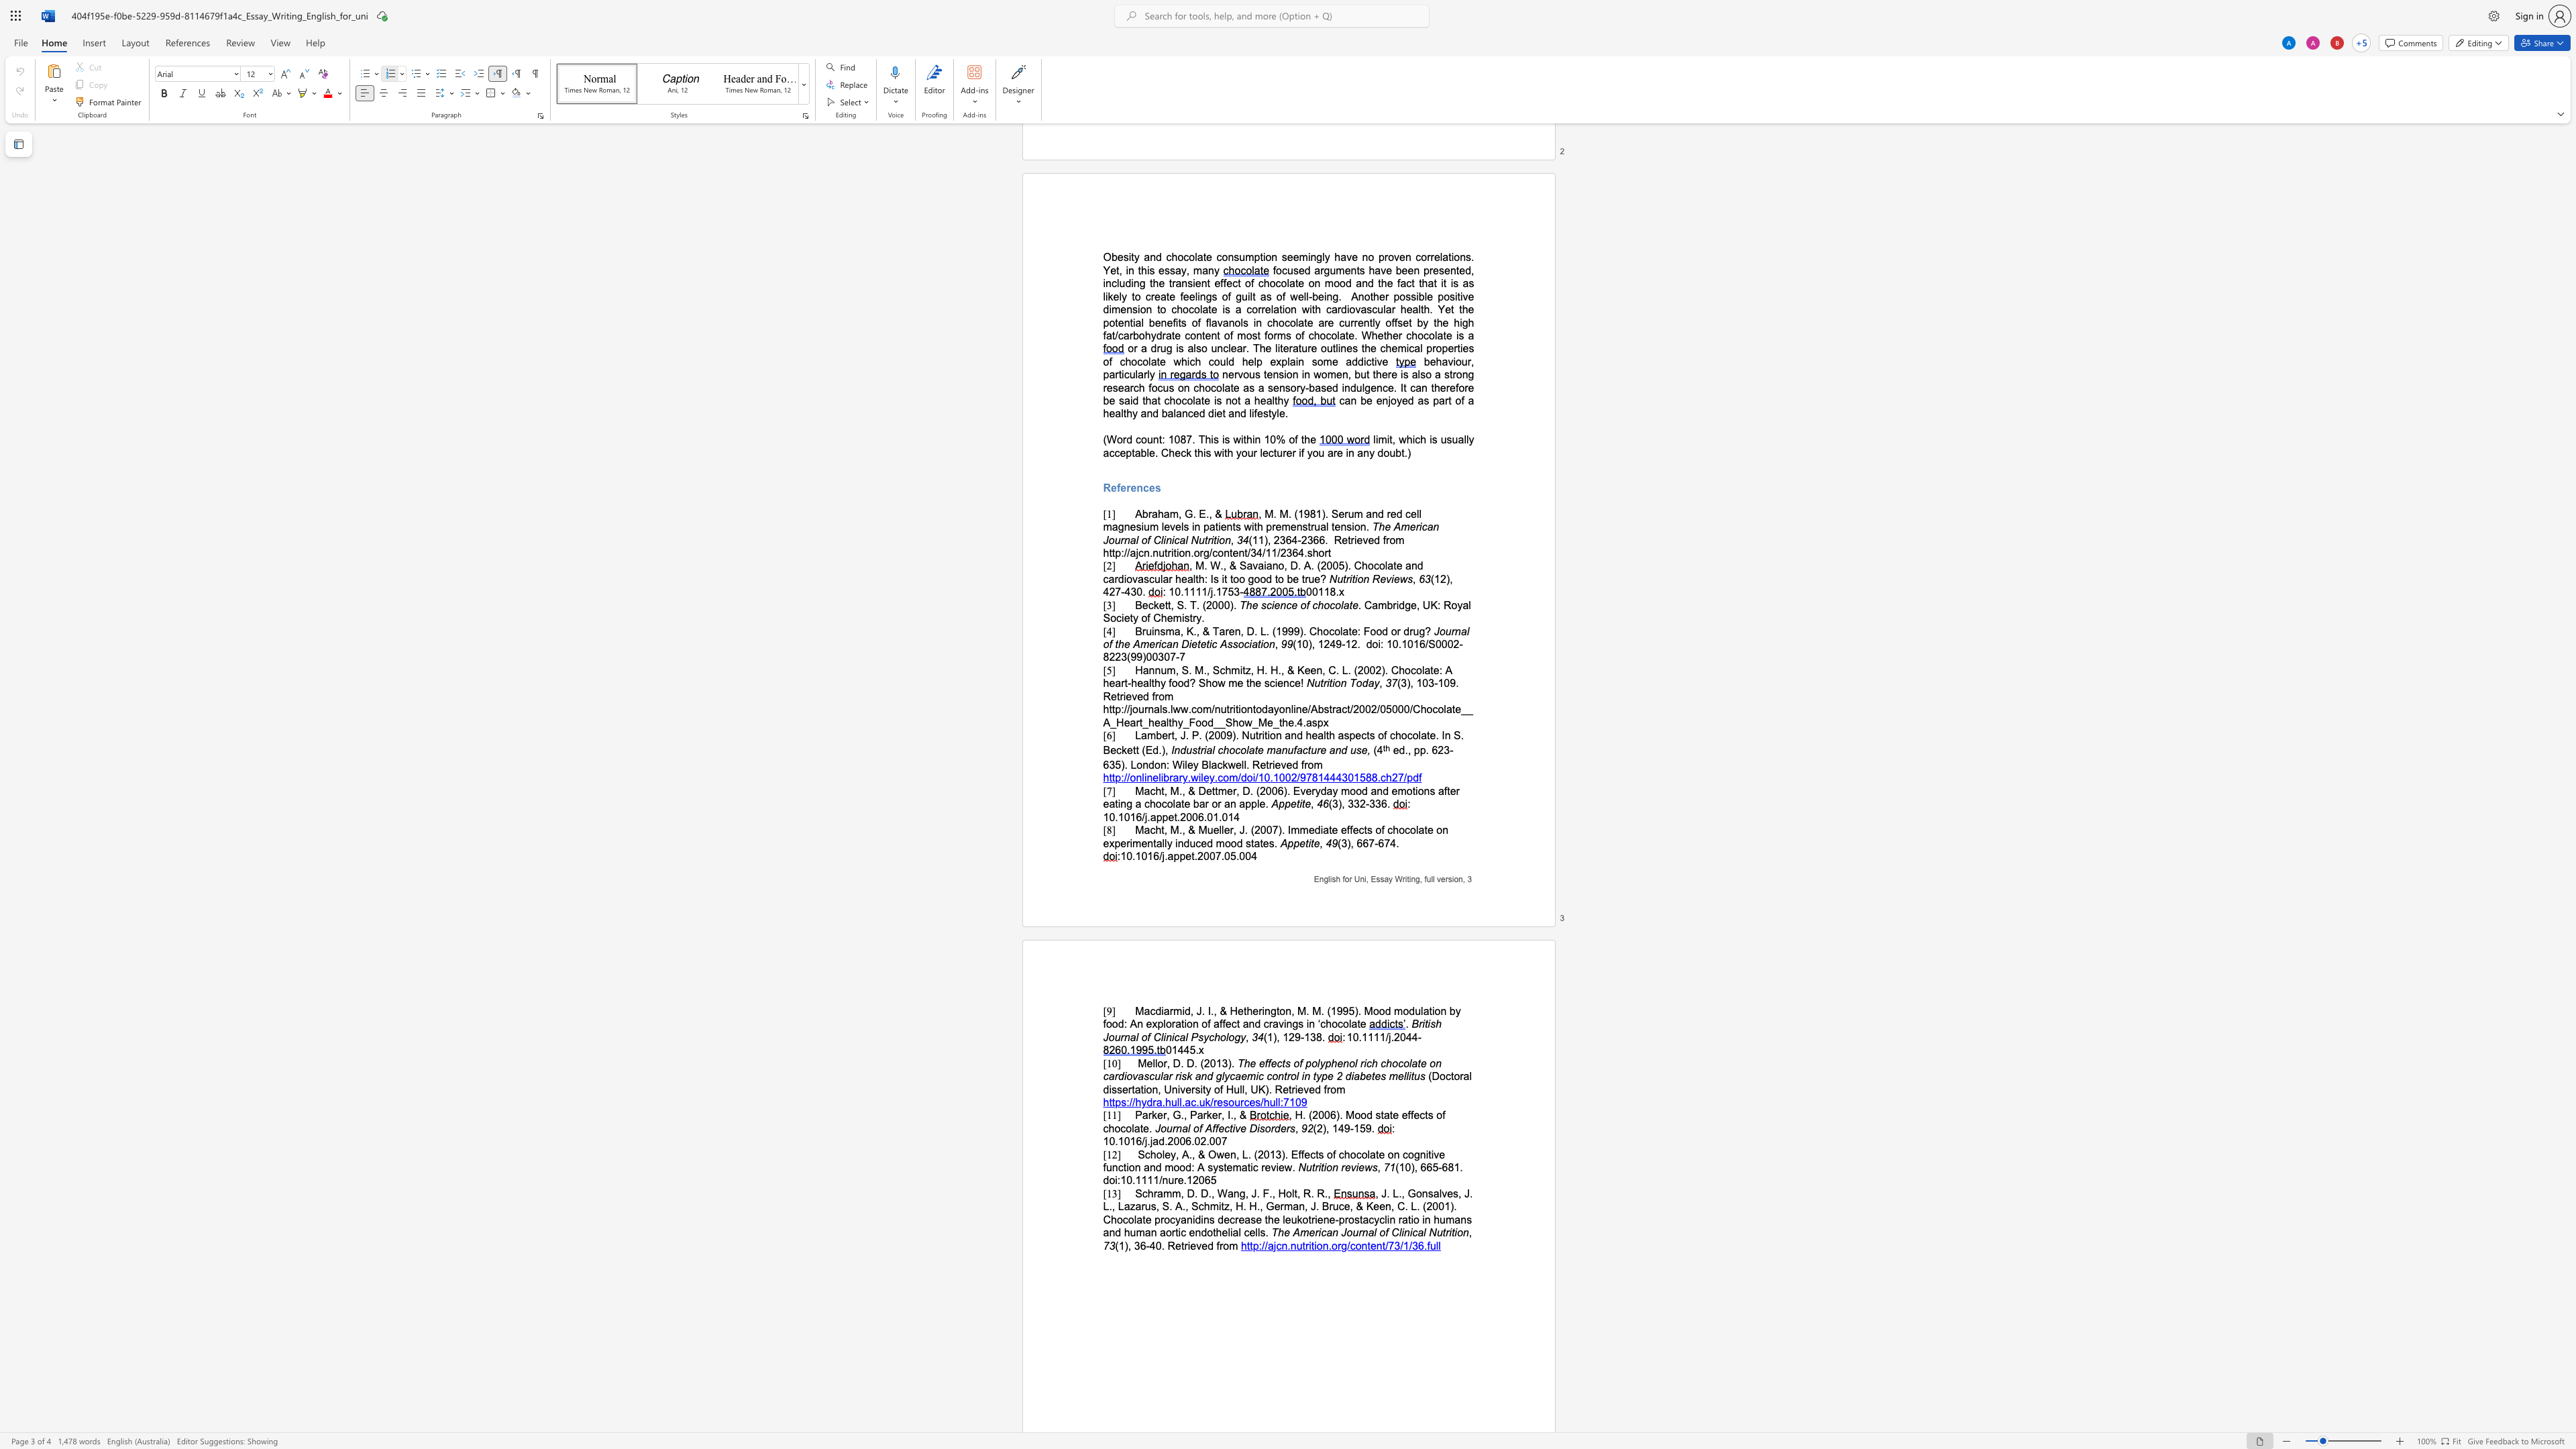  Describe the element at coordinates (1332, 878) in the screenshot. I see `the space between the continuous character "i" and "s" in the text` at that location.